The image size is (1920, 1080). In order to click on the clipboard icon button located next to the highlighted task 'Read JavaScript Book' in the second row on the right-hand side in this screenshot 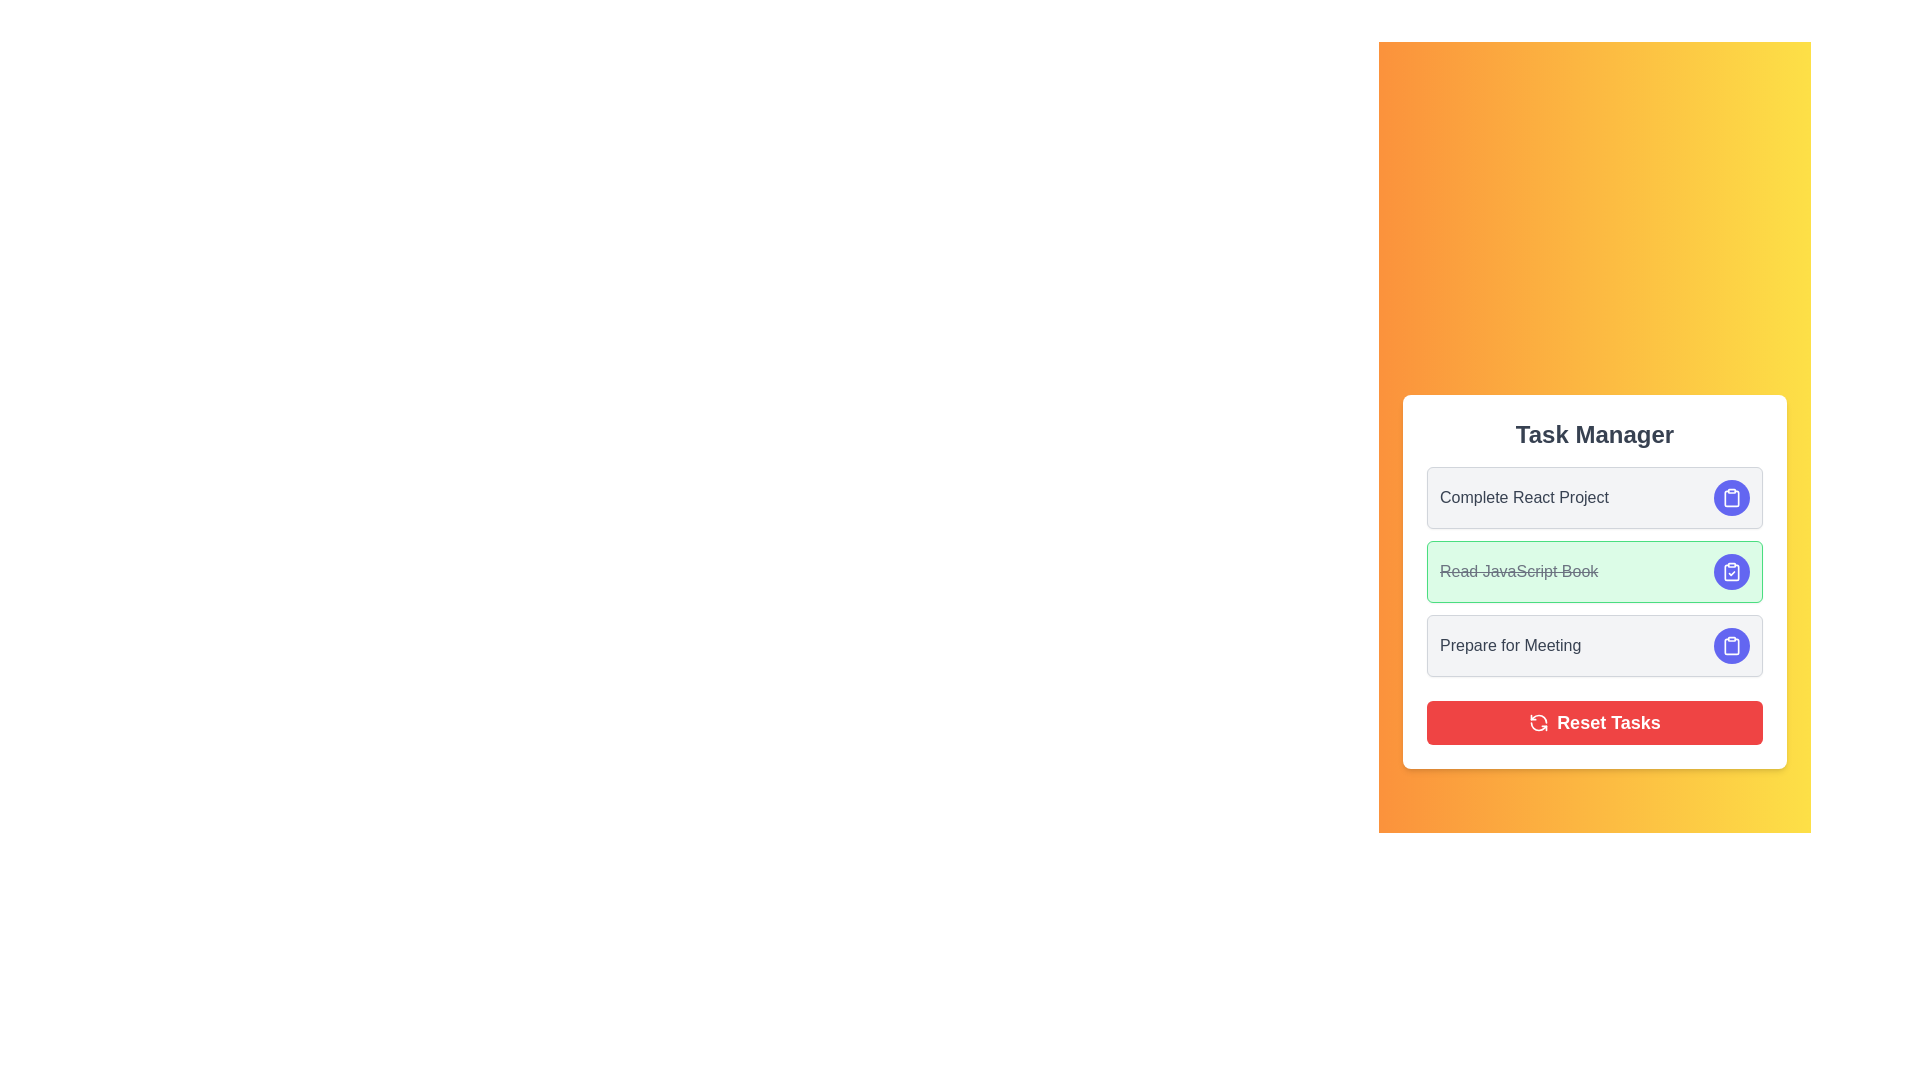, I will do `click(1731, 645)`.